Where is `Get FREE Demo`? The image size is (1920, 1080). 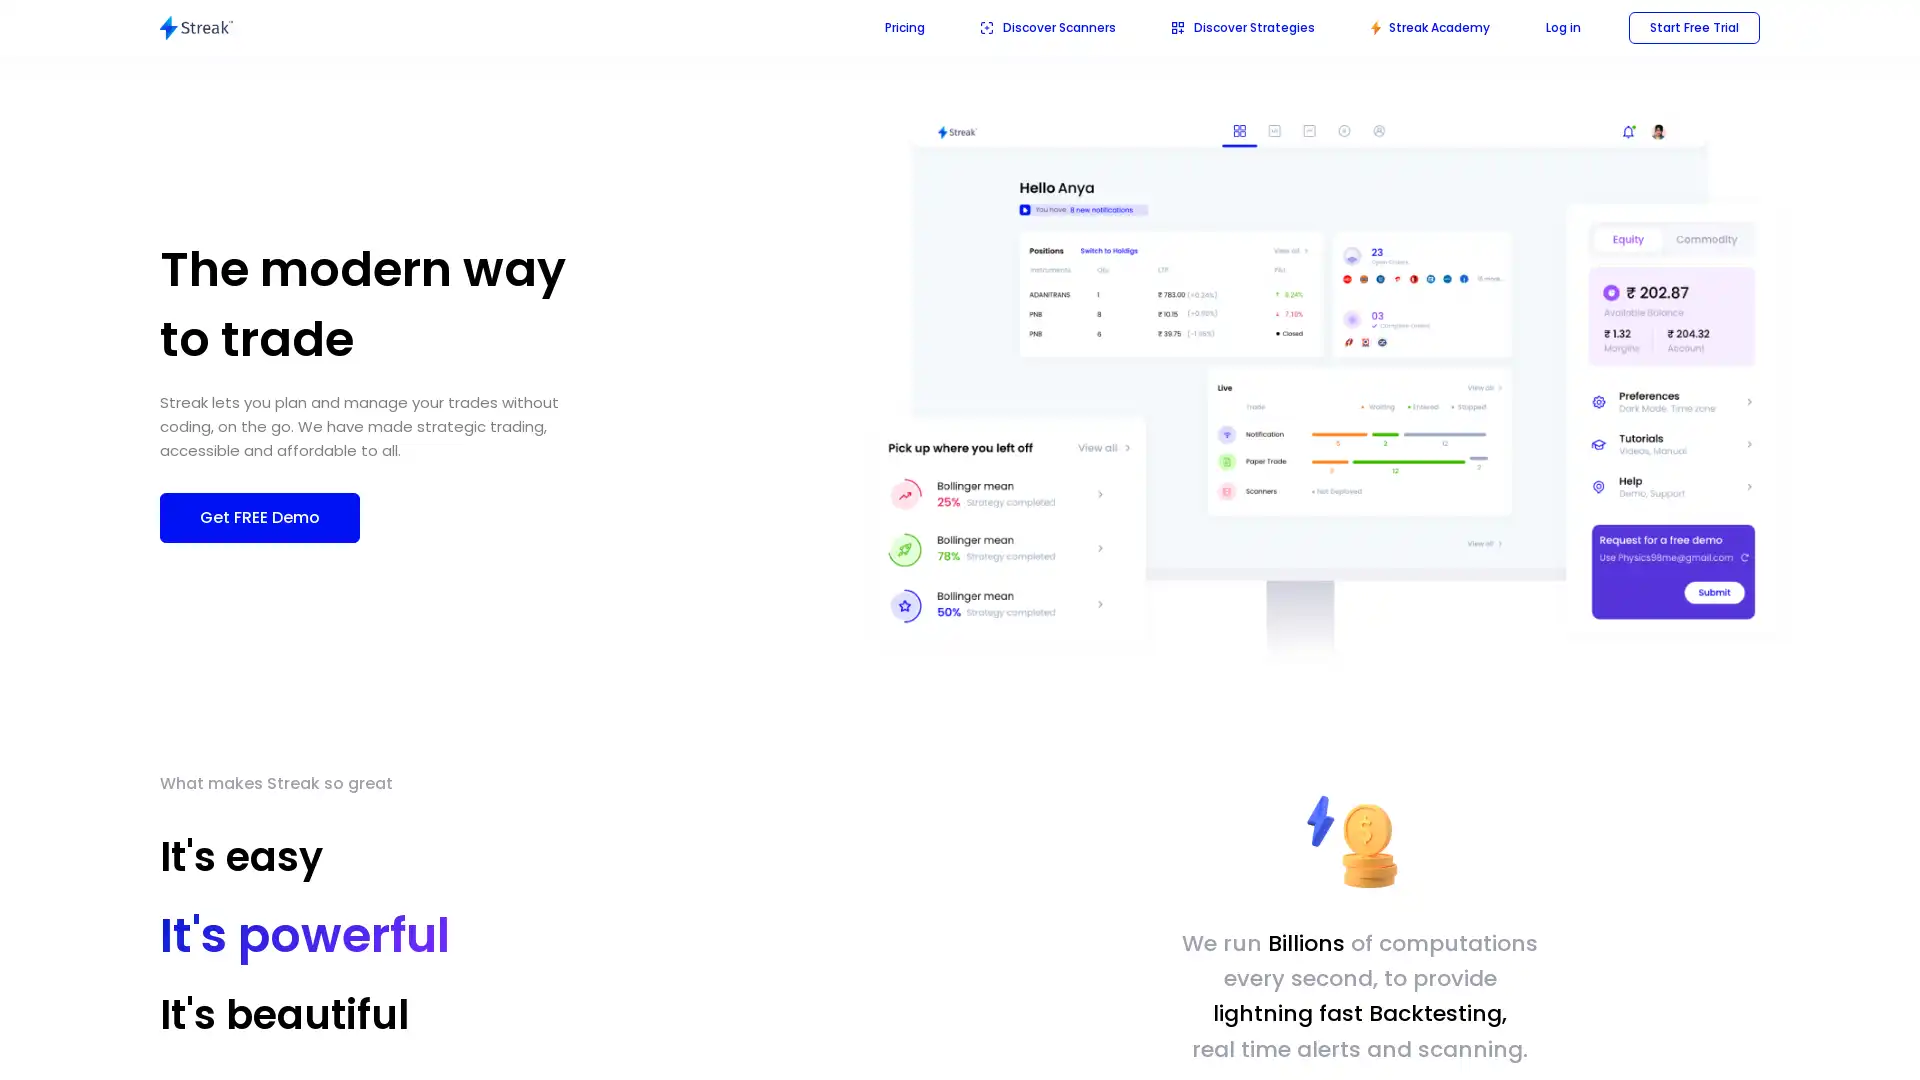
Get FREE Demo is located at coordinates (258, 515).